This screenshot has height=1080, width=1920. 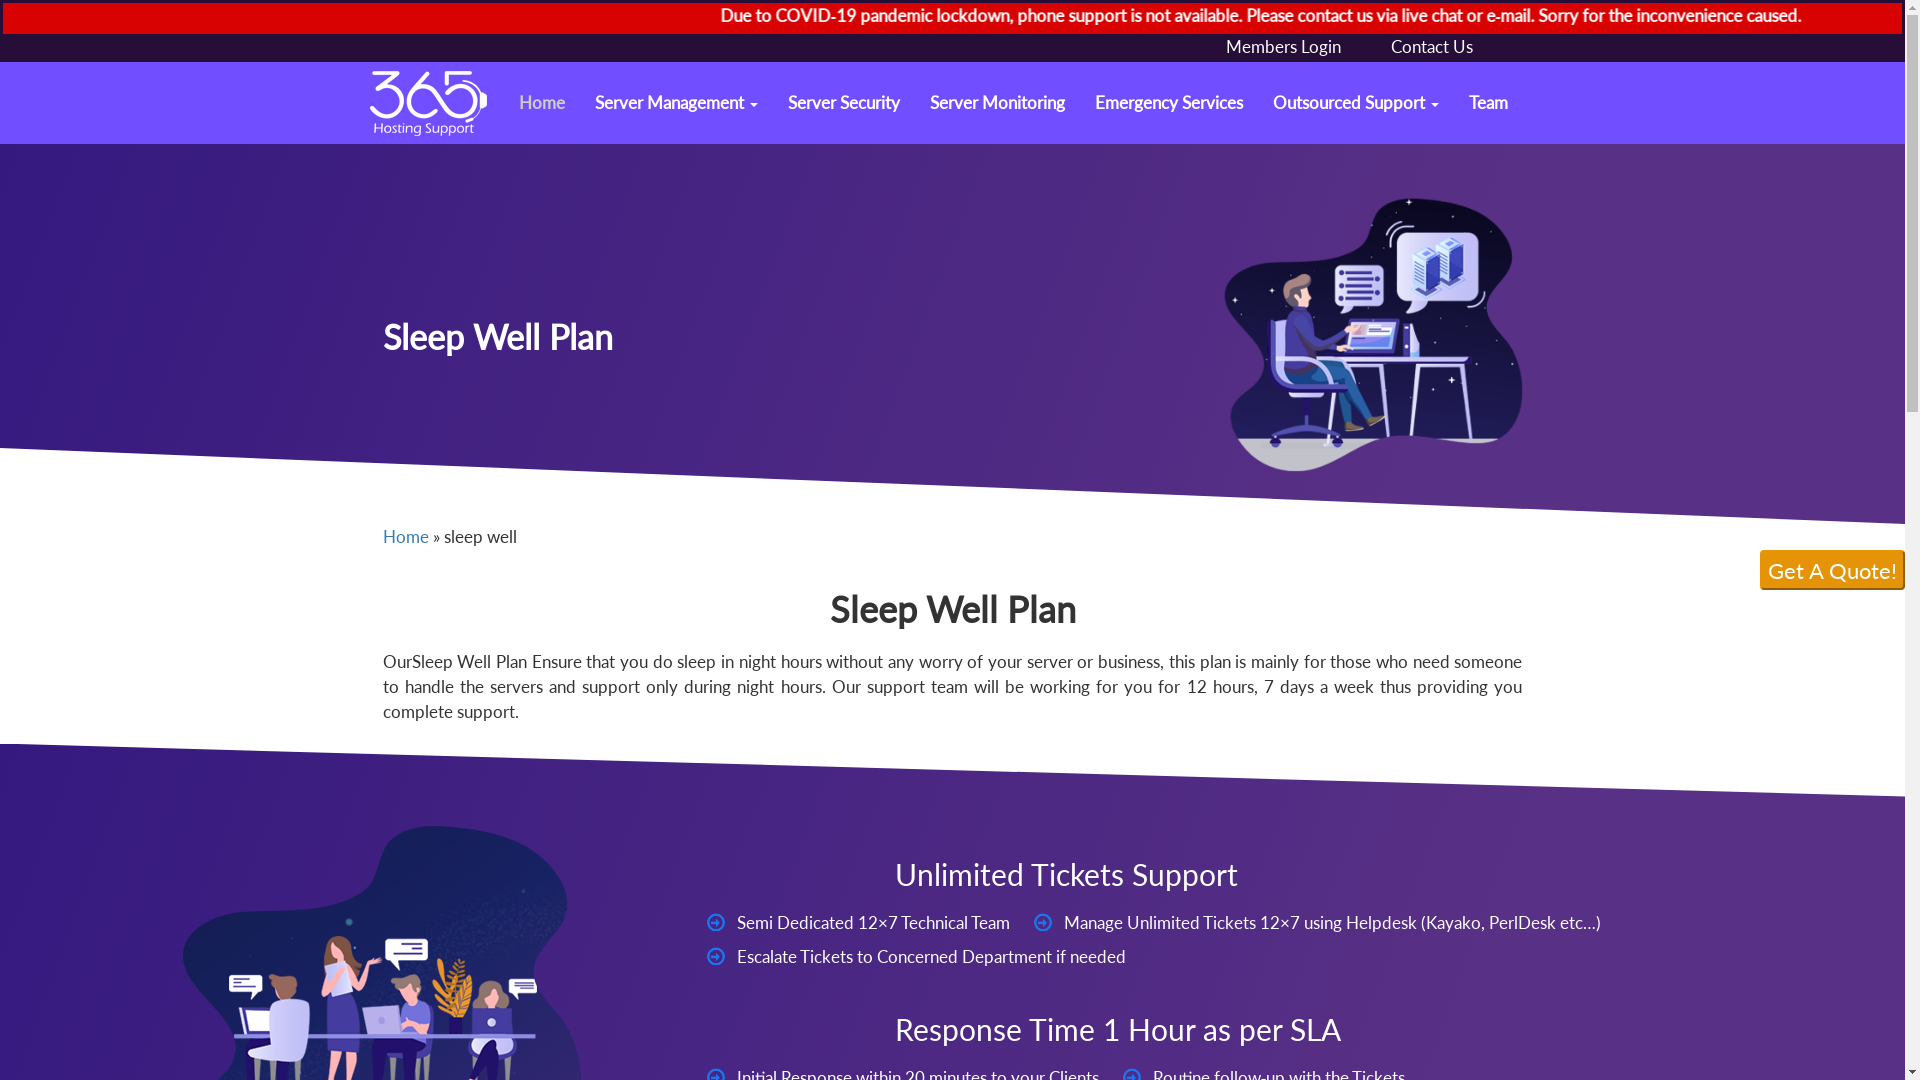 What do you see at coordinates (1429, 45) in the screenshot?
I see `'Contact Us'` at bounding box center [1429, 45].